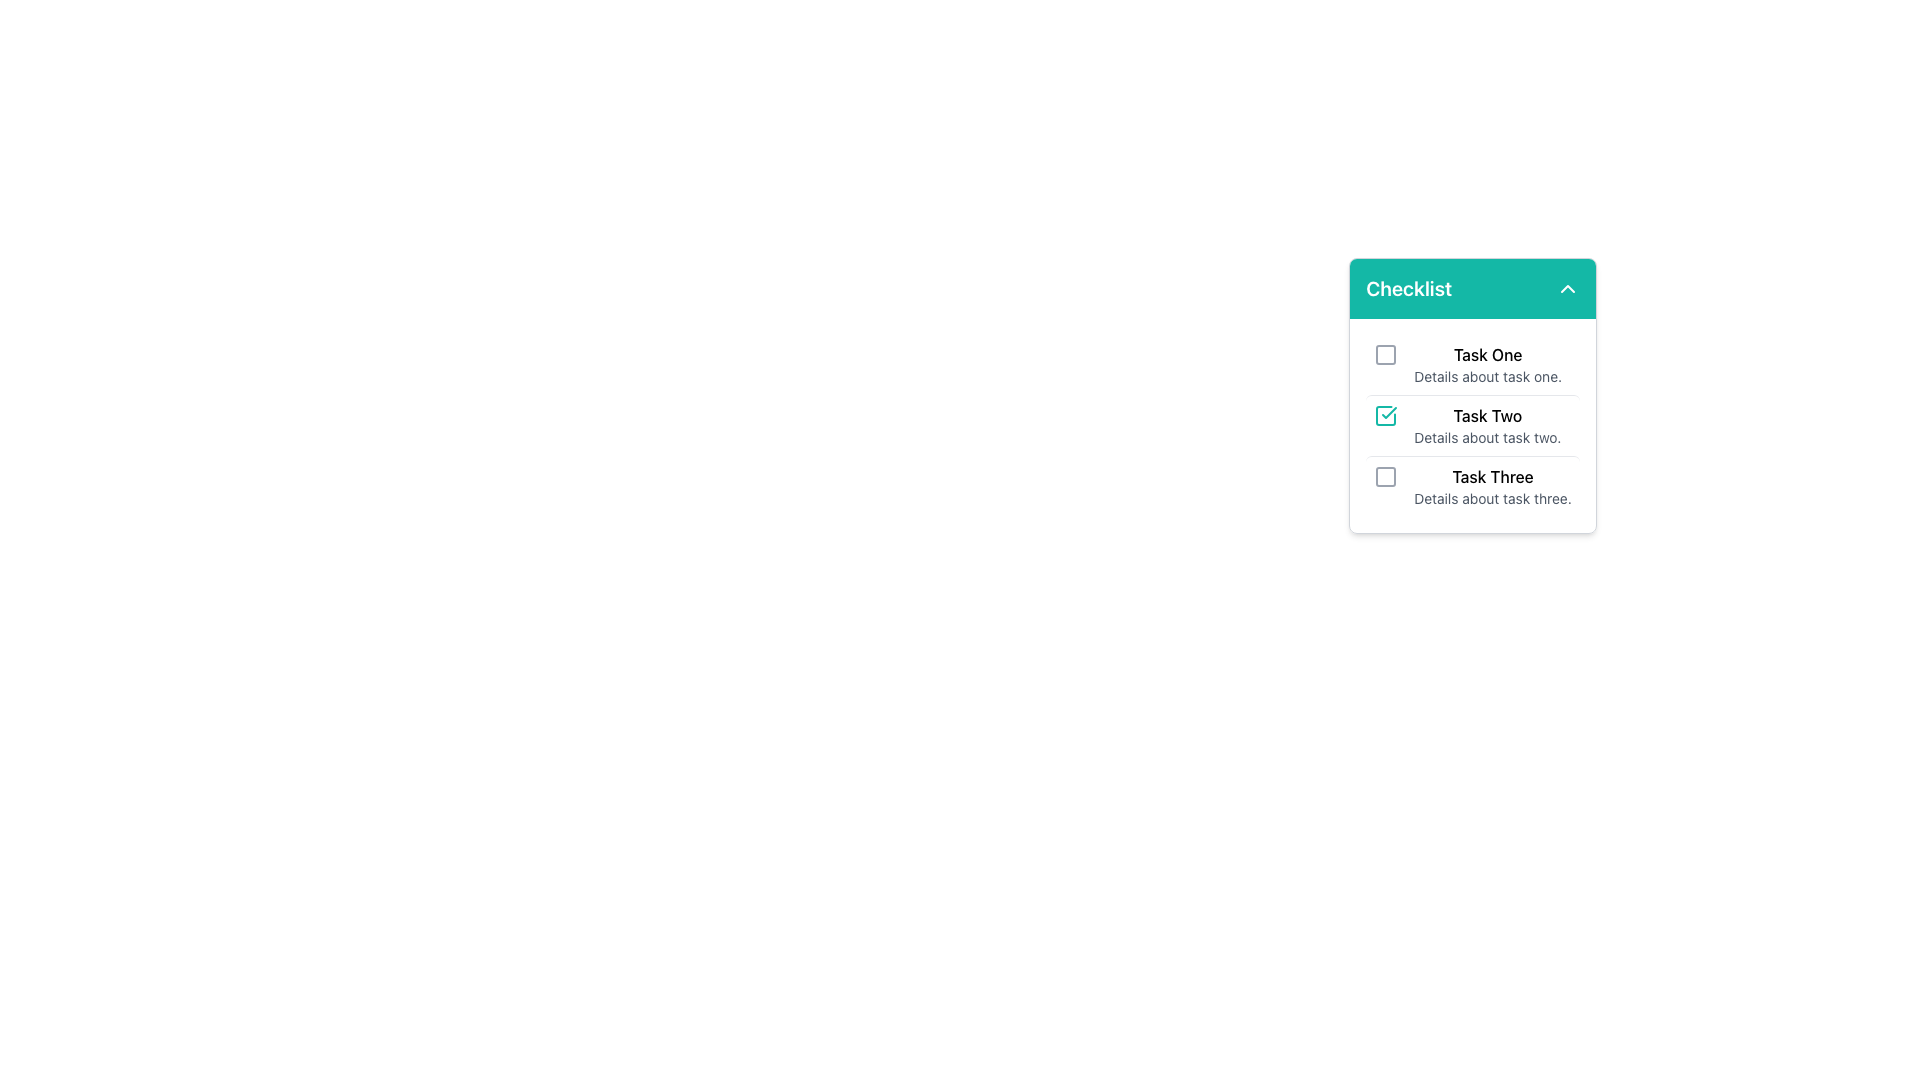 This screenshot has height=1080, width=1920. What do you see at coordinates (1385, 353) in the screenshot?
I see `the checkbox associated with 'Task One' to mark it as complete` at bounding box center [1385, 353].